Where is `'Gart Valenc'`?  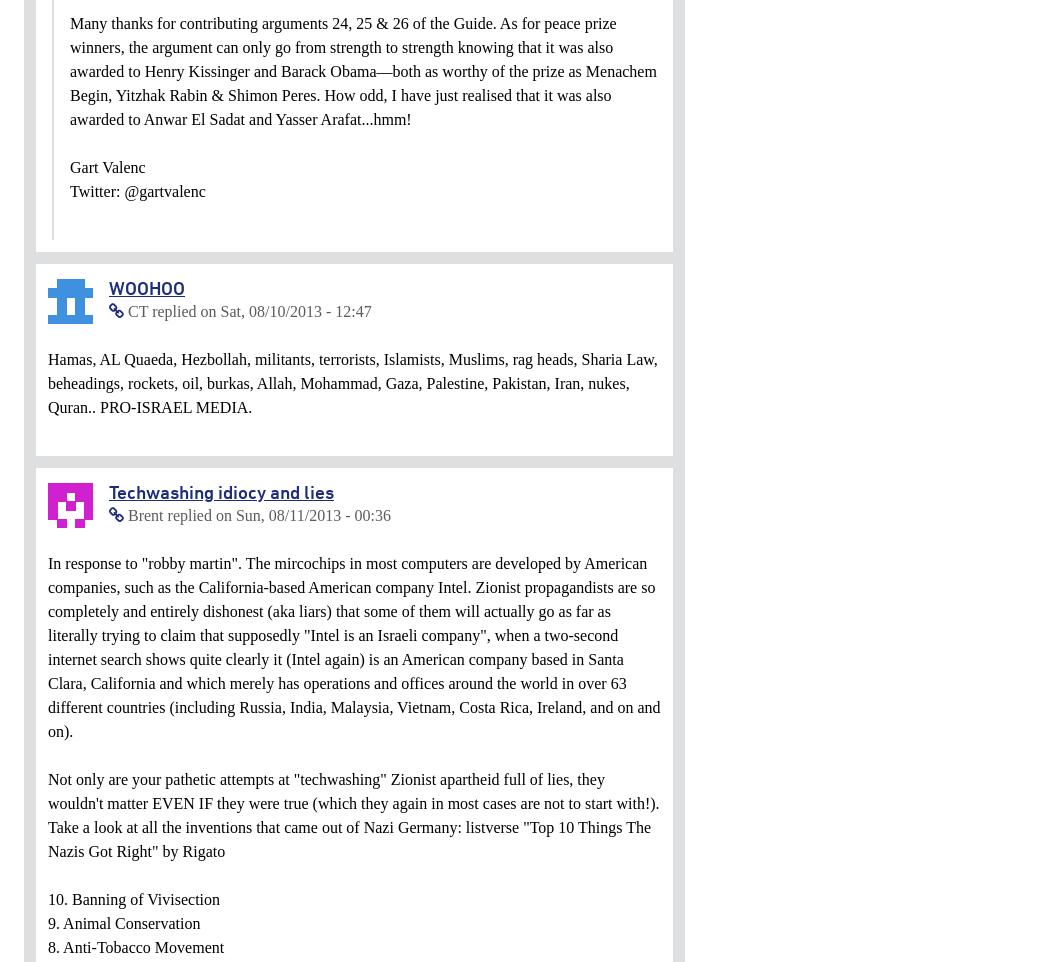
'Gart Valenc' is located at coordinates (69, 167).